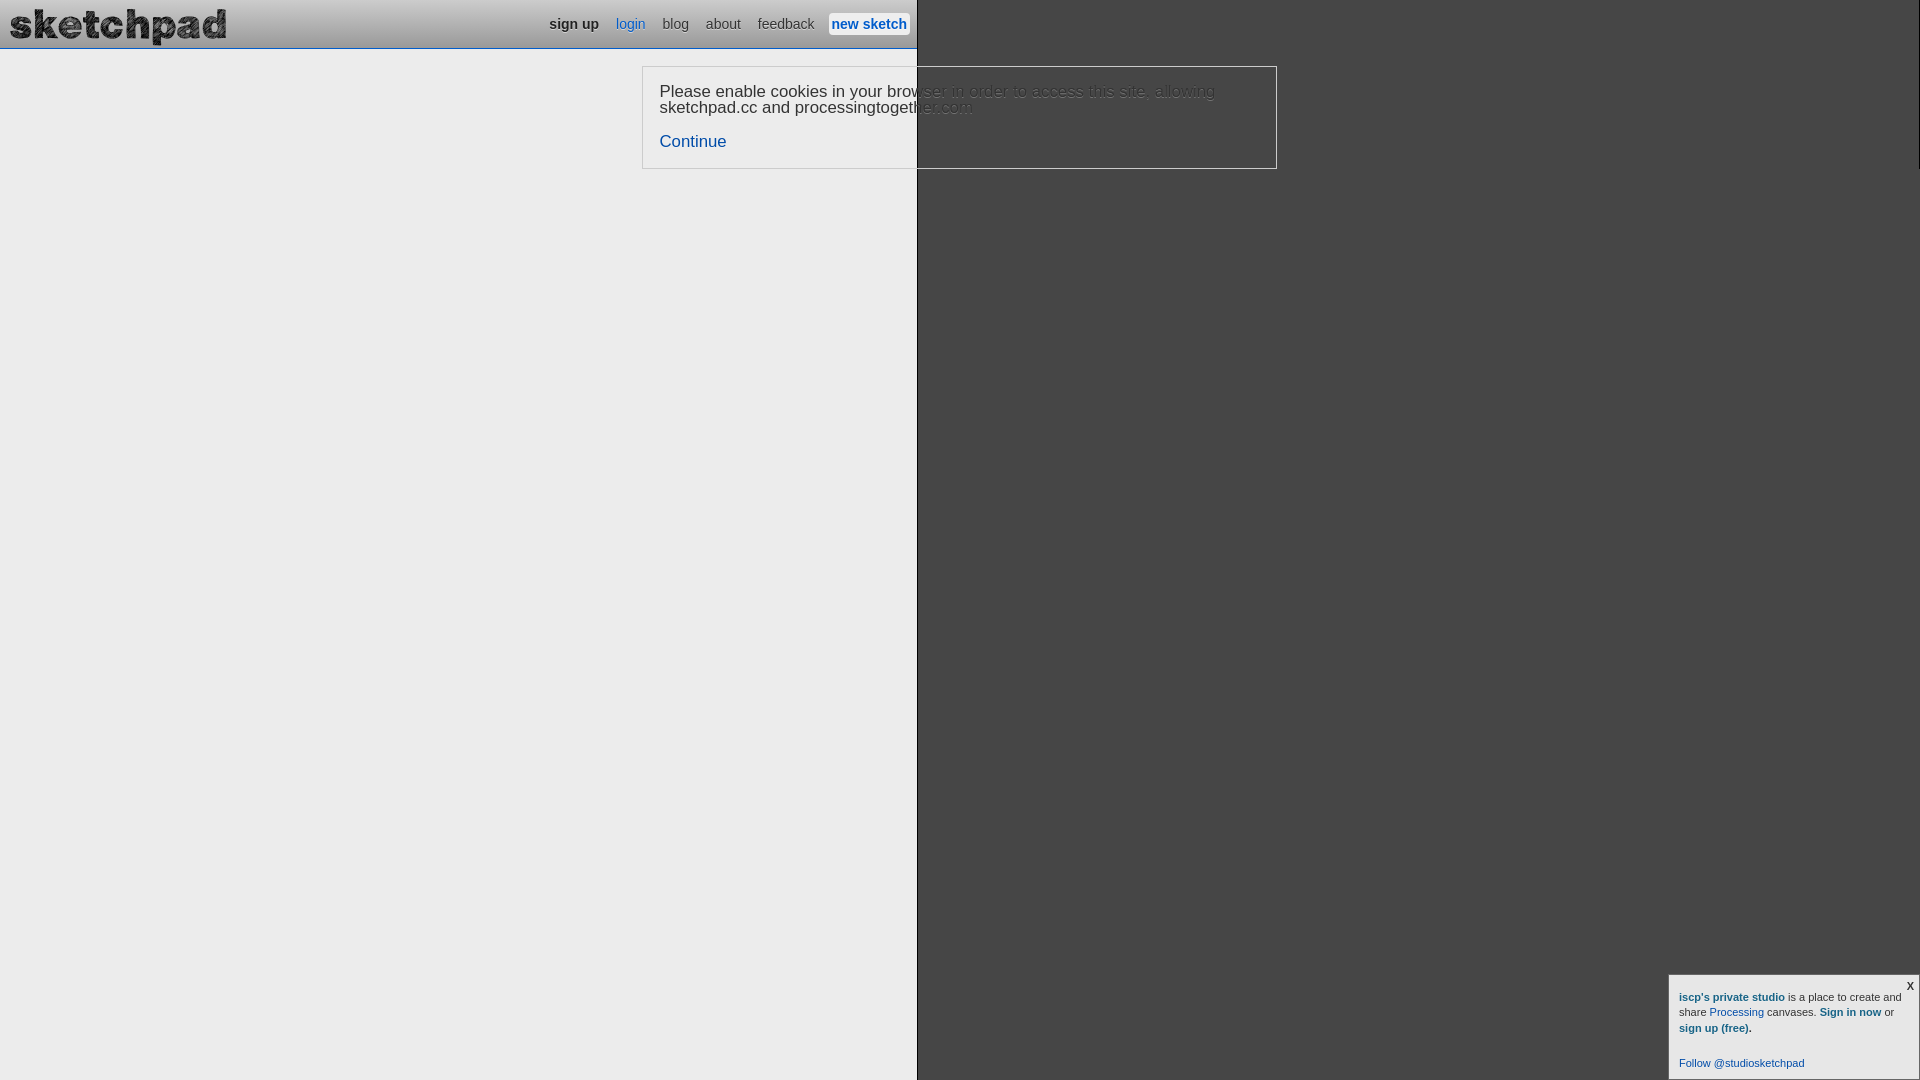  What do you see at coordinates (1732, 996) in the screenshot?
I see `'iscp's private studio'` at bounding box center [1732, 996].